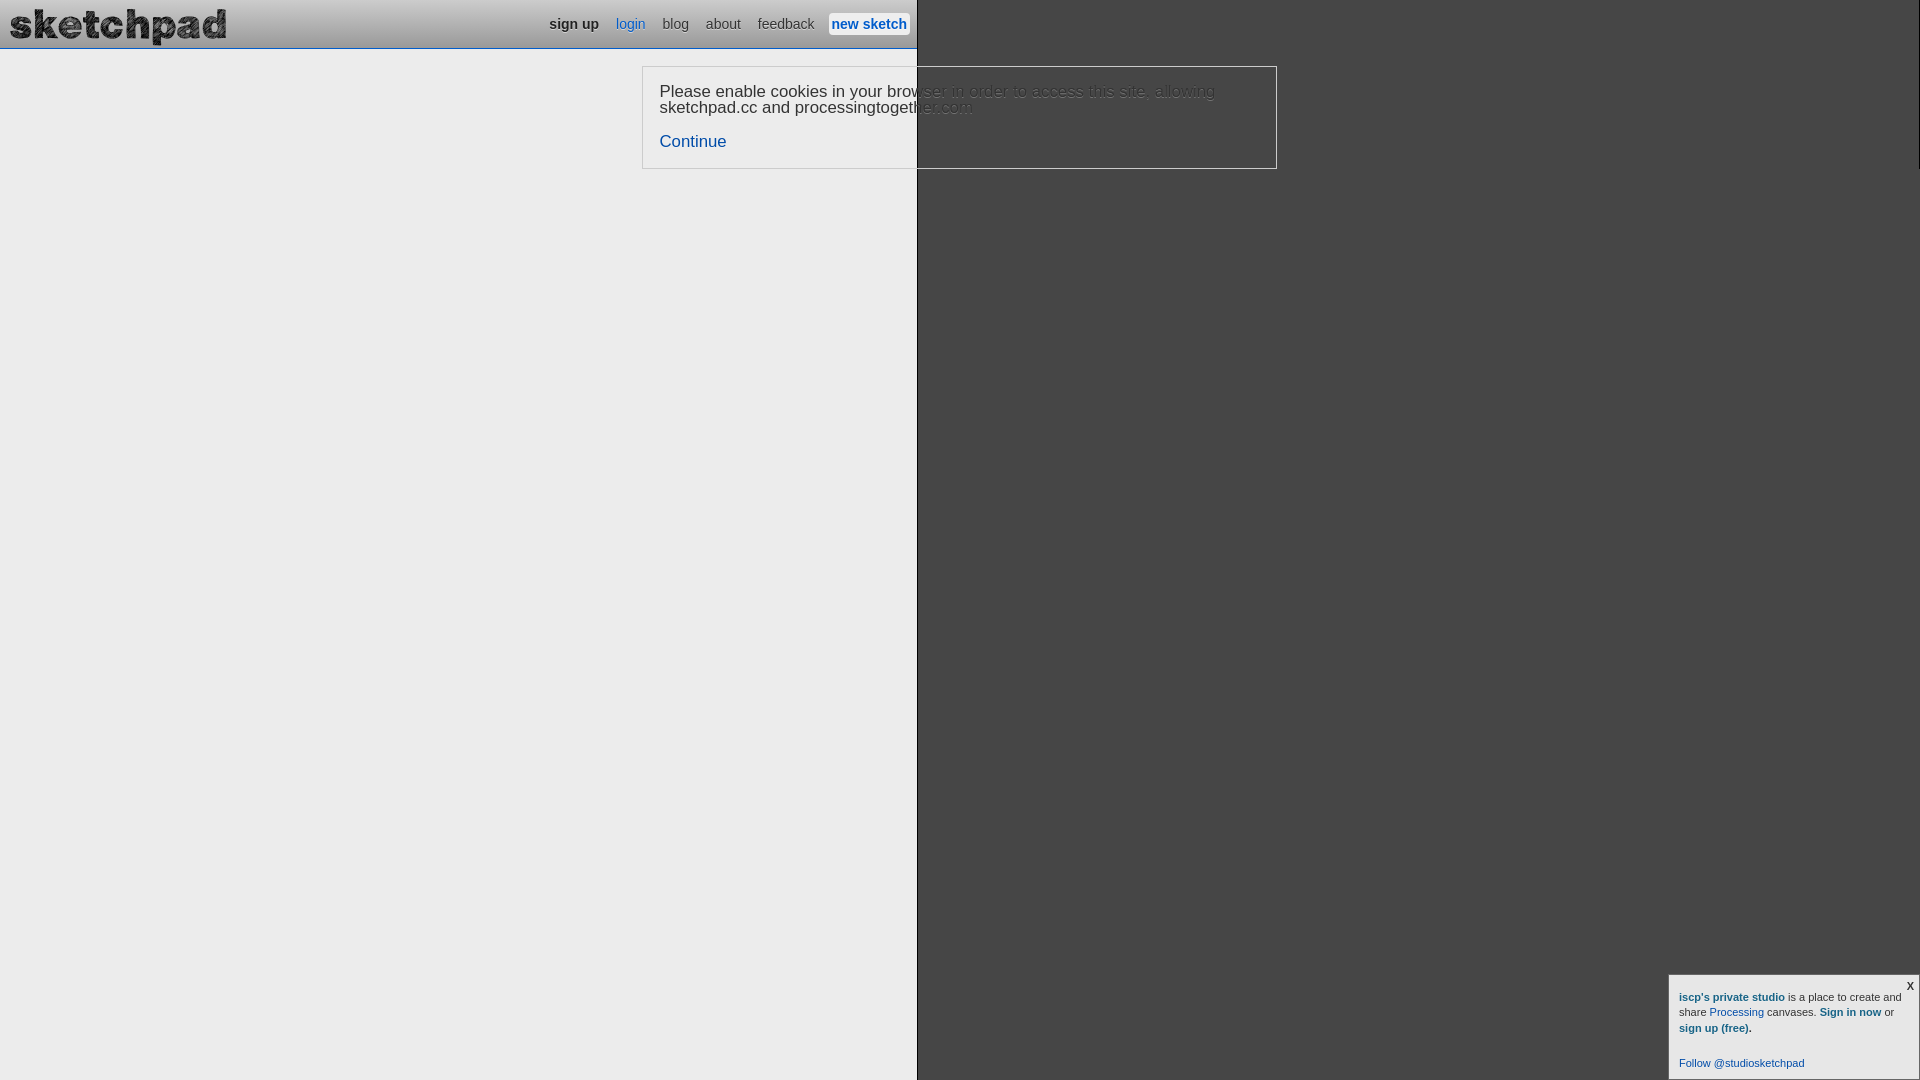  What do you see at coordinates (1732, 996) in the screenshot?
I see `'iscp's private studio'` at bounding box center [1732, 996].